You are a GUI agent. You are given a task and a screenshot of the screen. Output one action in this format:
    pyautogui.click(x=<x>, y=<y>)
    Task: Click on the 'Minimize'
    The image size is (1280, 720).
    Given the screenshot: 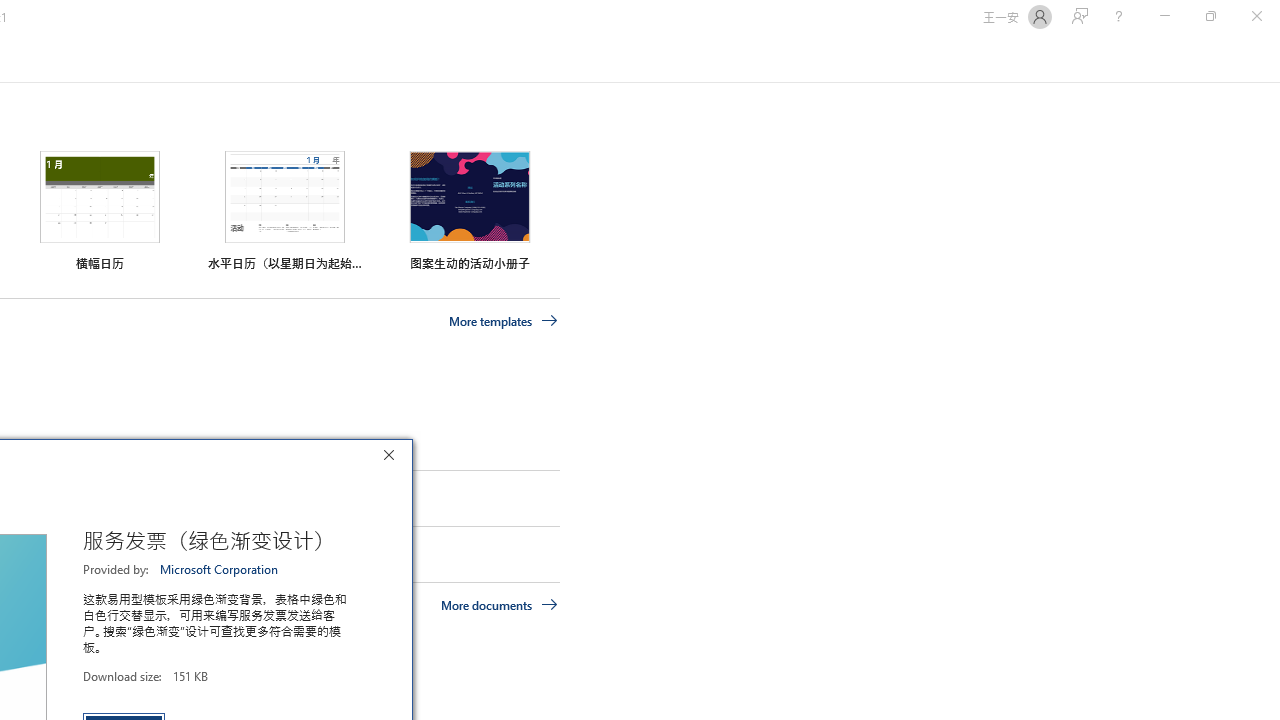 What is the action you would take?
    pyautogui.click(x=1164, y=16)
    